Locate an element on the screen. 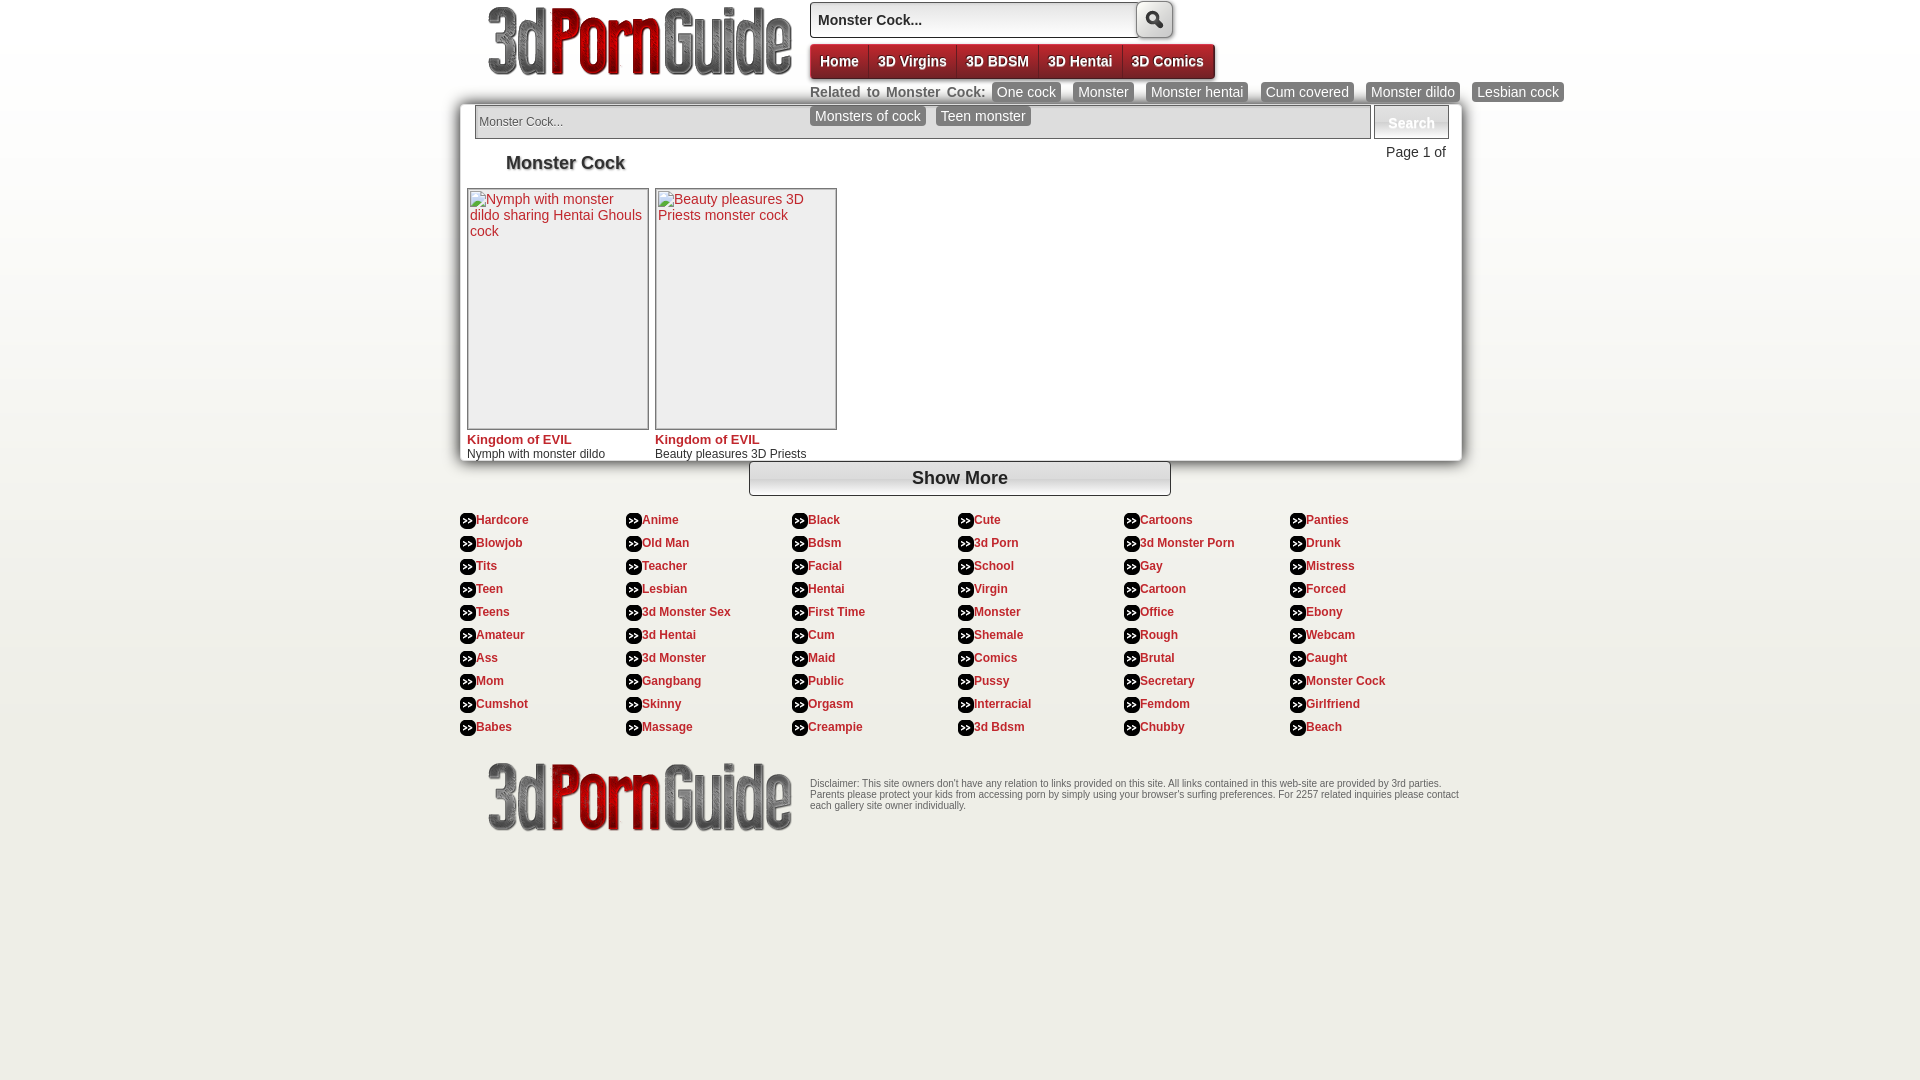  'Femdom' is located at coordinates (1165, 703).